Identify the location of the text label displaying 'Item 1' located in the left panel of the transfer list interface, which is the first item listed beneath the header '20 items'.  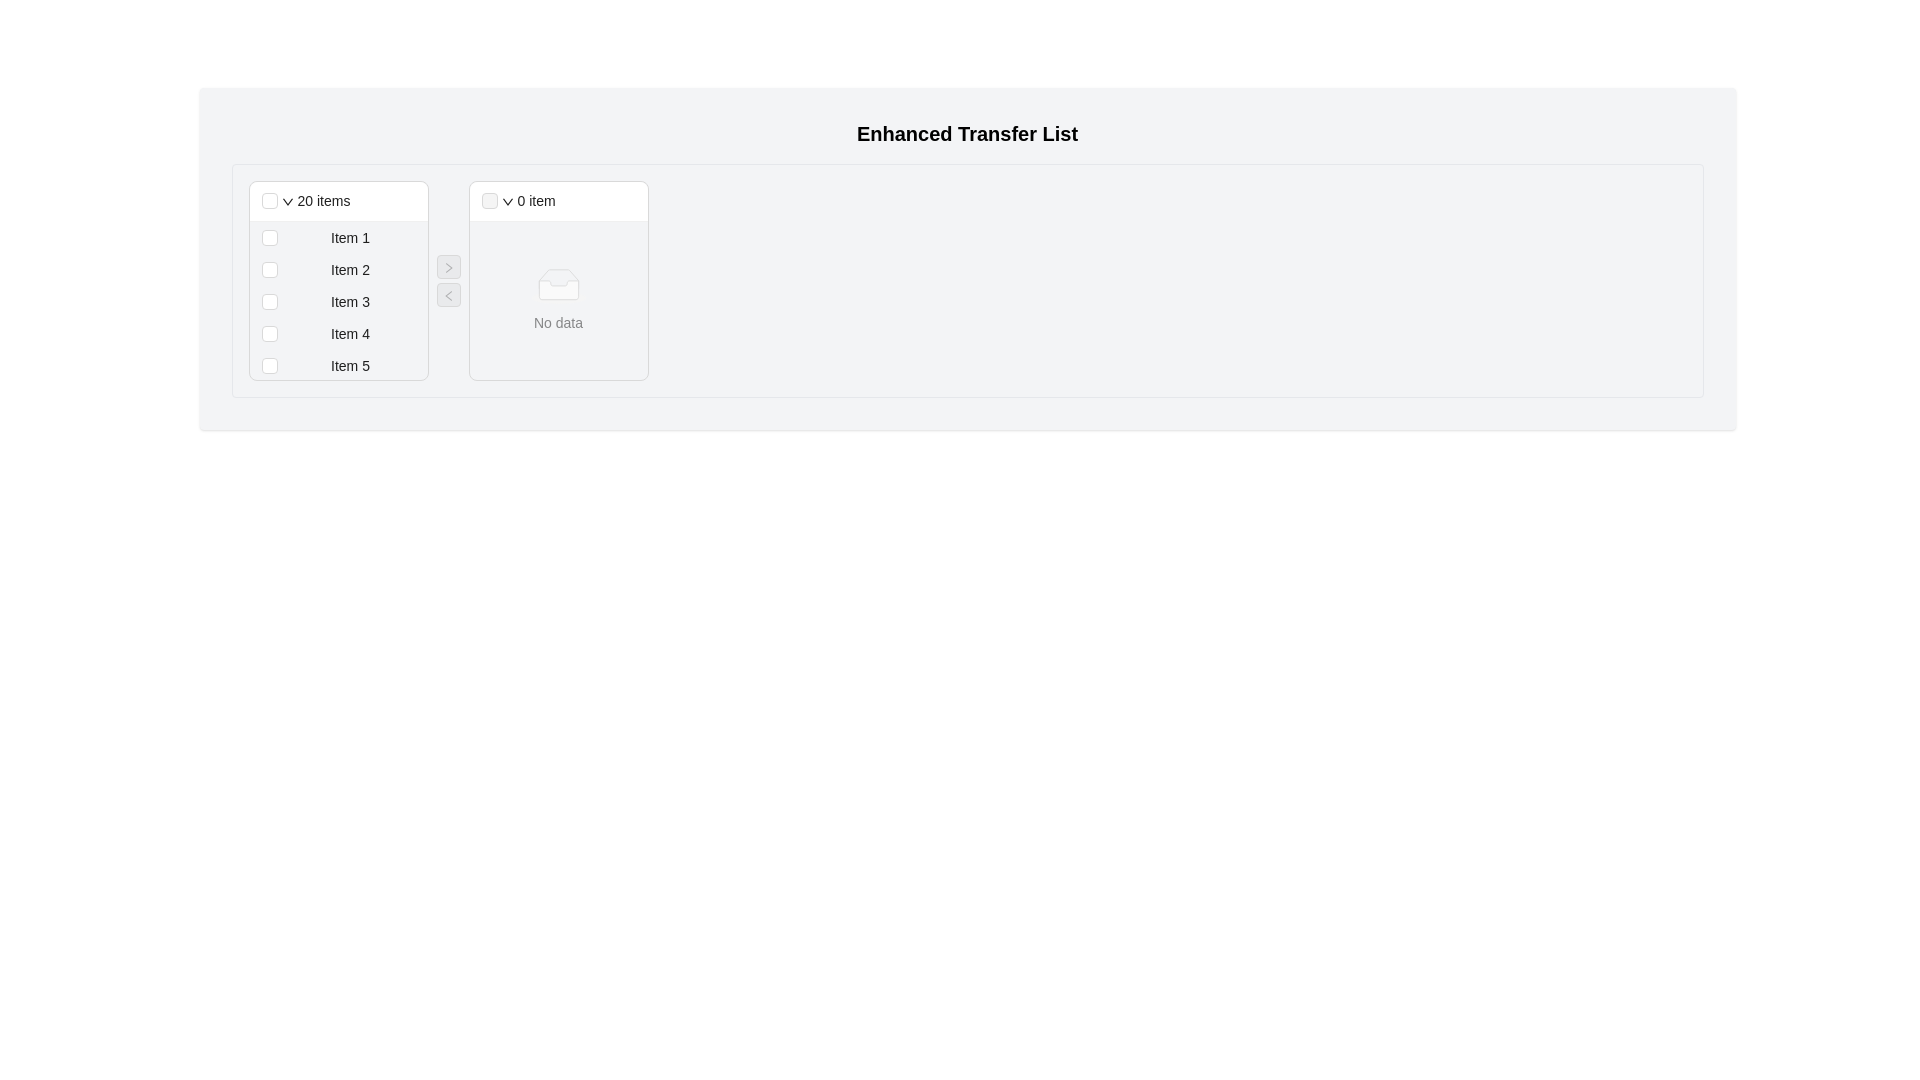
(350, 237).